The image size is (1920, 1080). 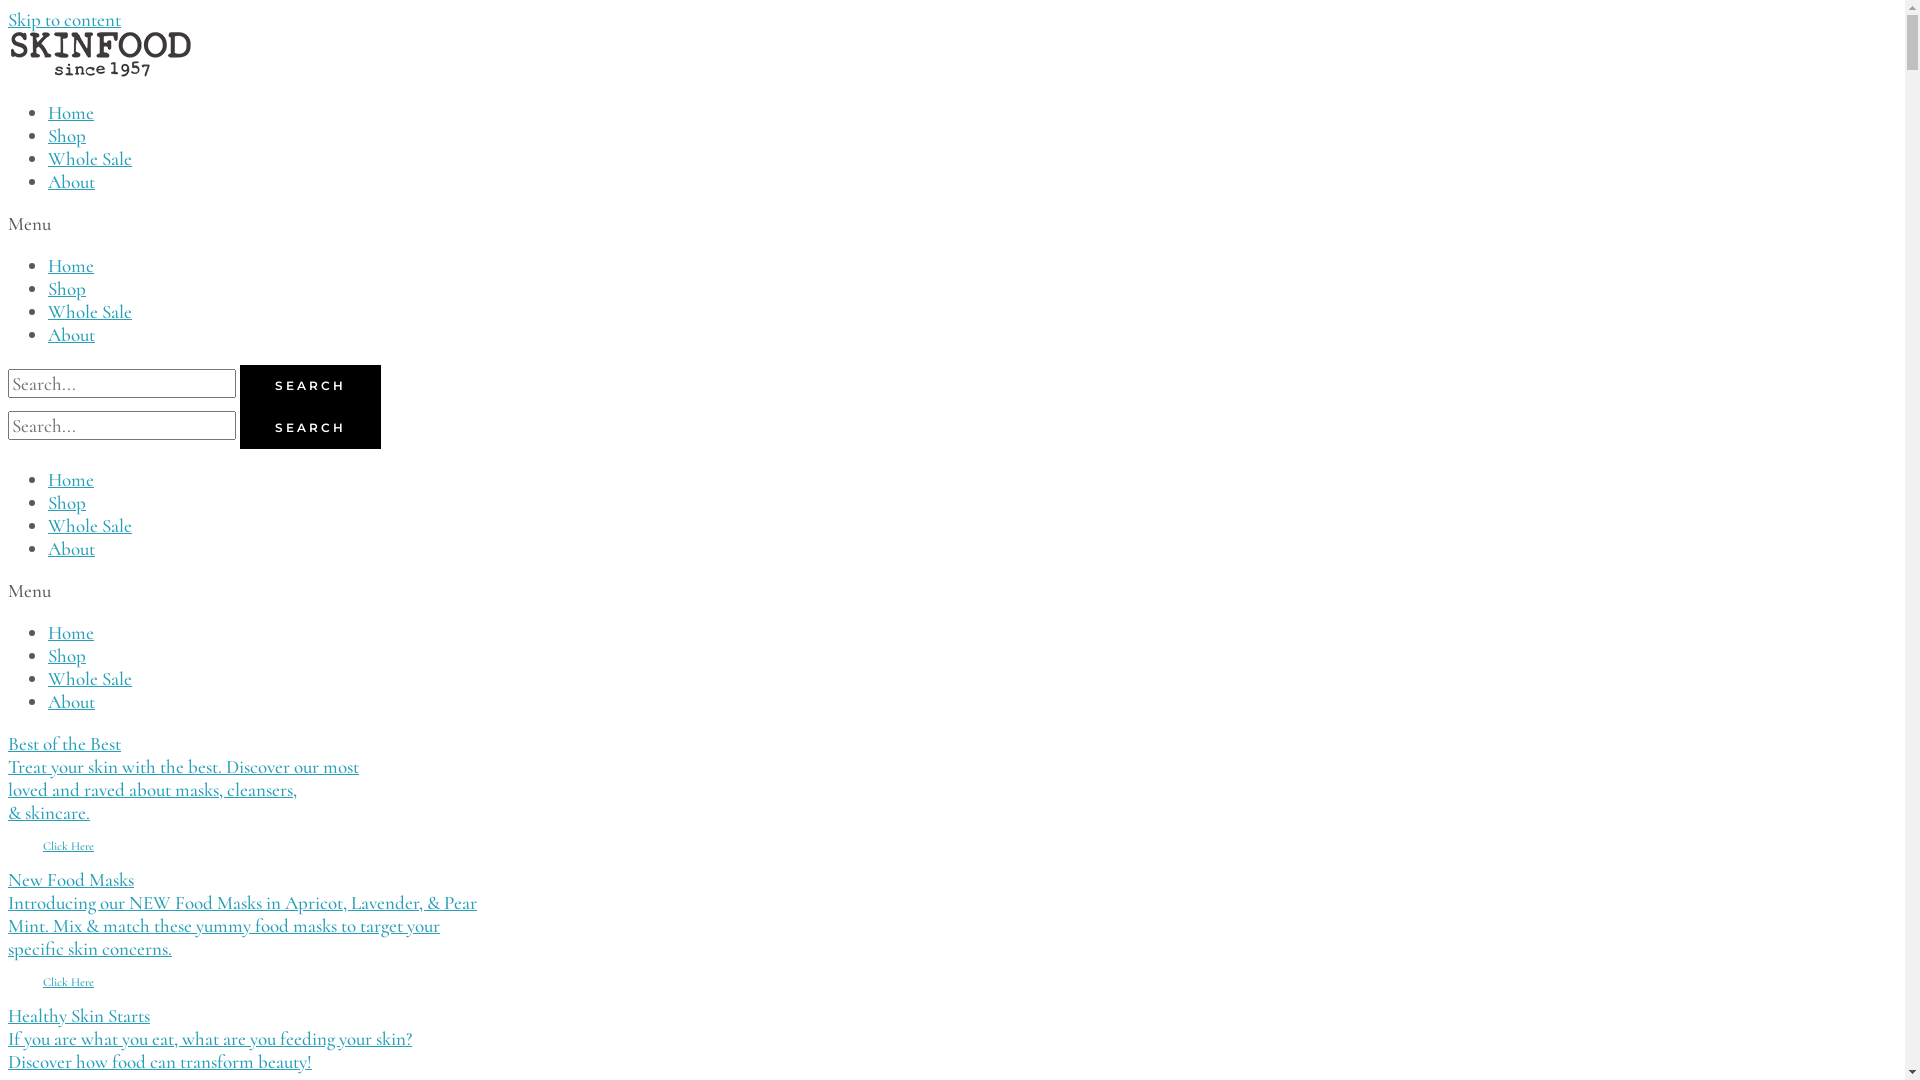 What do you see at coordinates (64, 19) in the screenshot?
I see `'Skip to content'` at bounding box center [64, 19].